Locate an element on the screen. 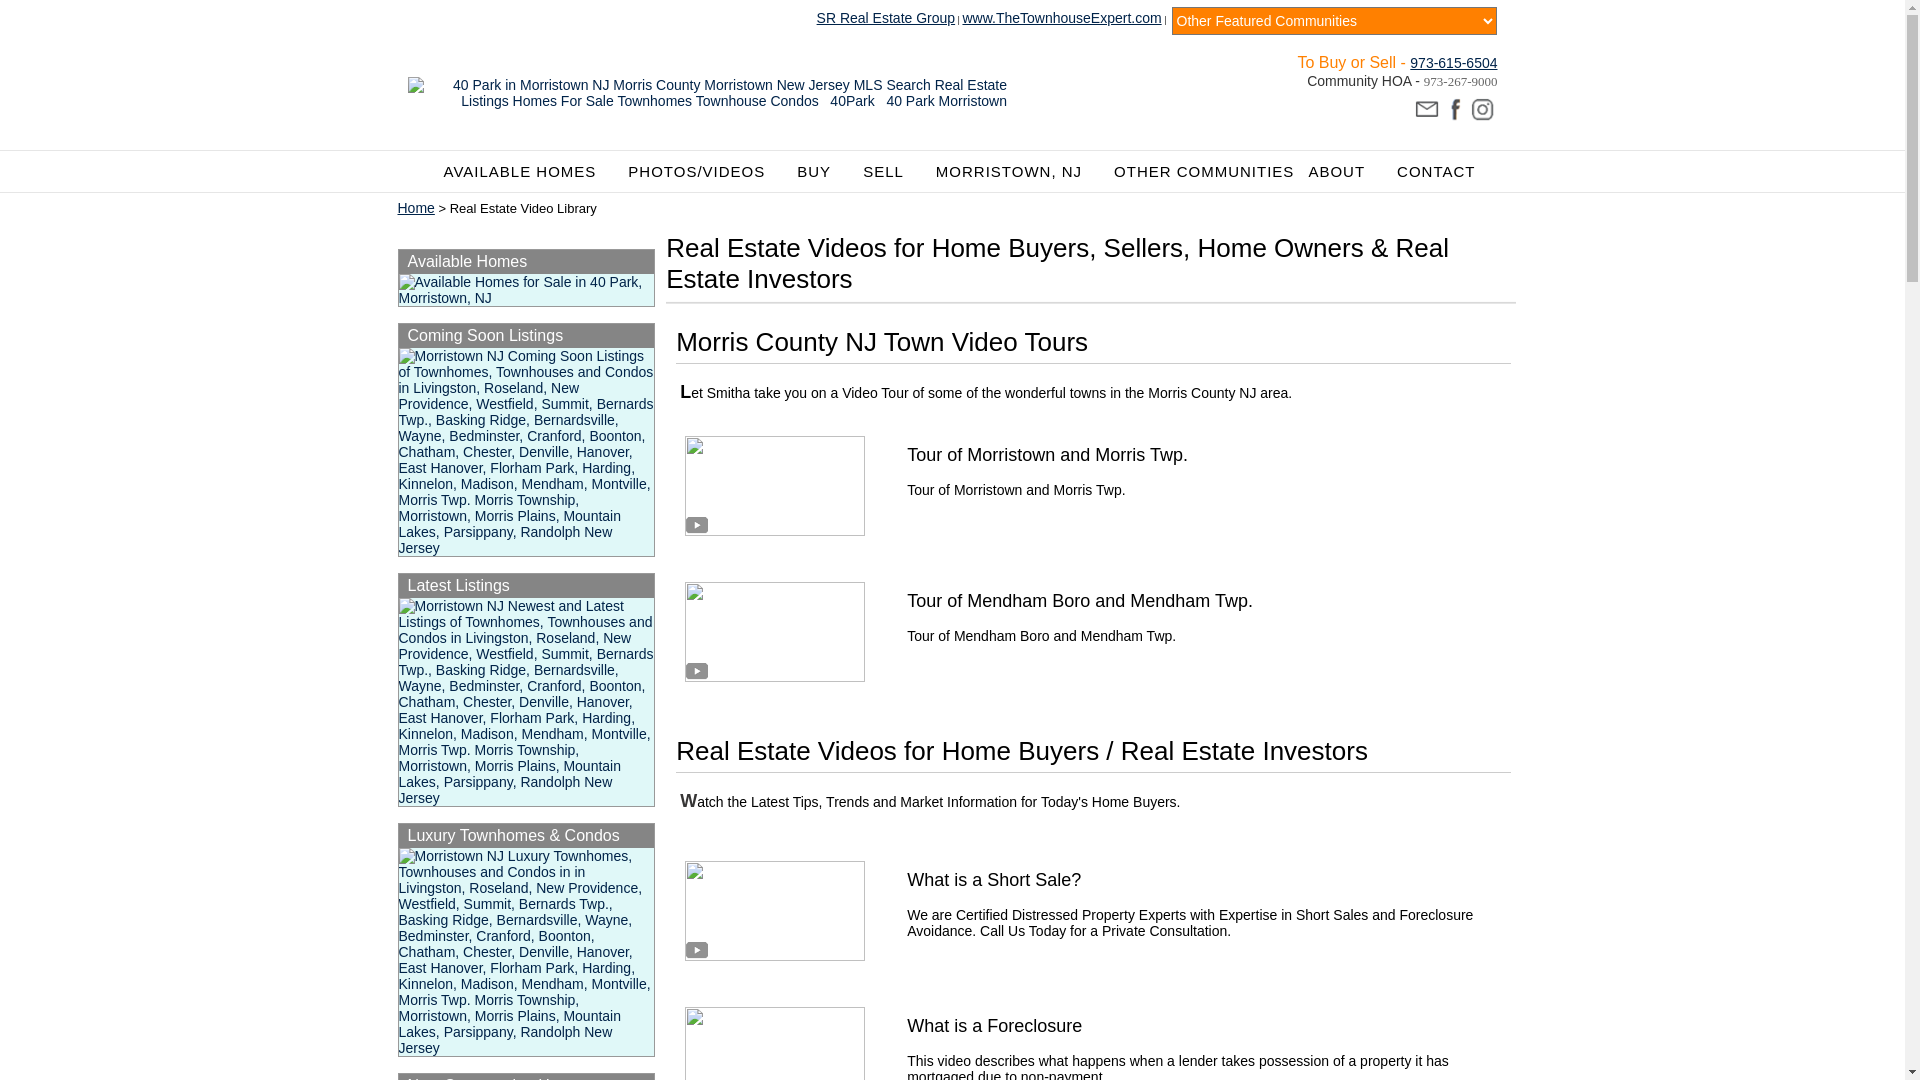 The image size is (1920, 1080). 'MORRISTOWN, NJ' is located at coordinates (1017, 170).